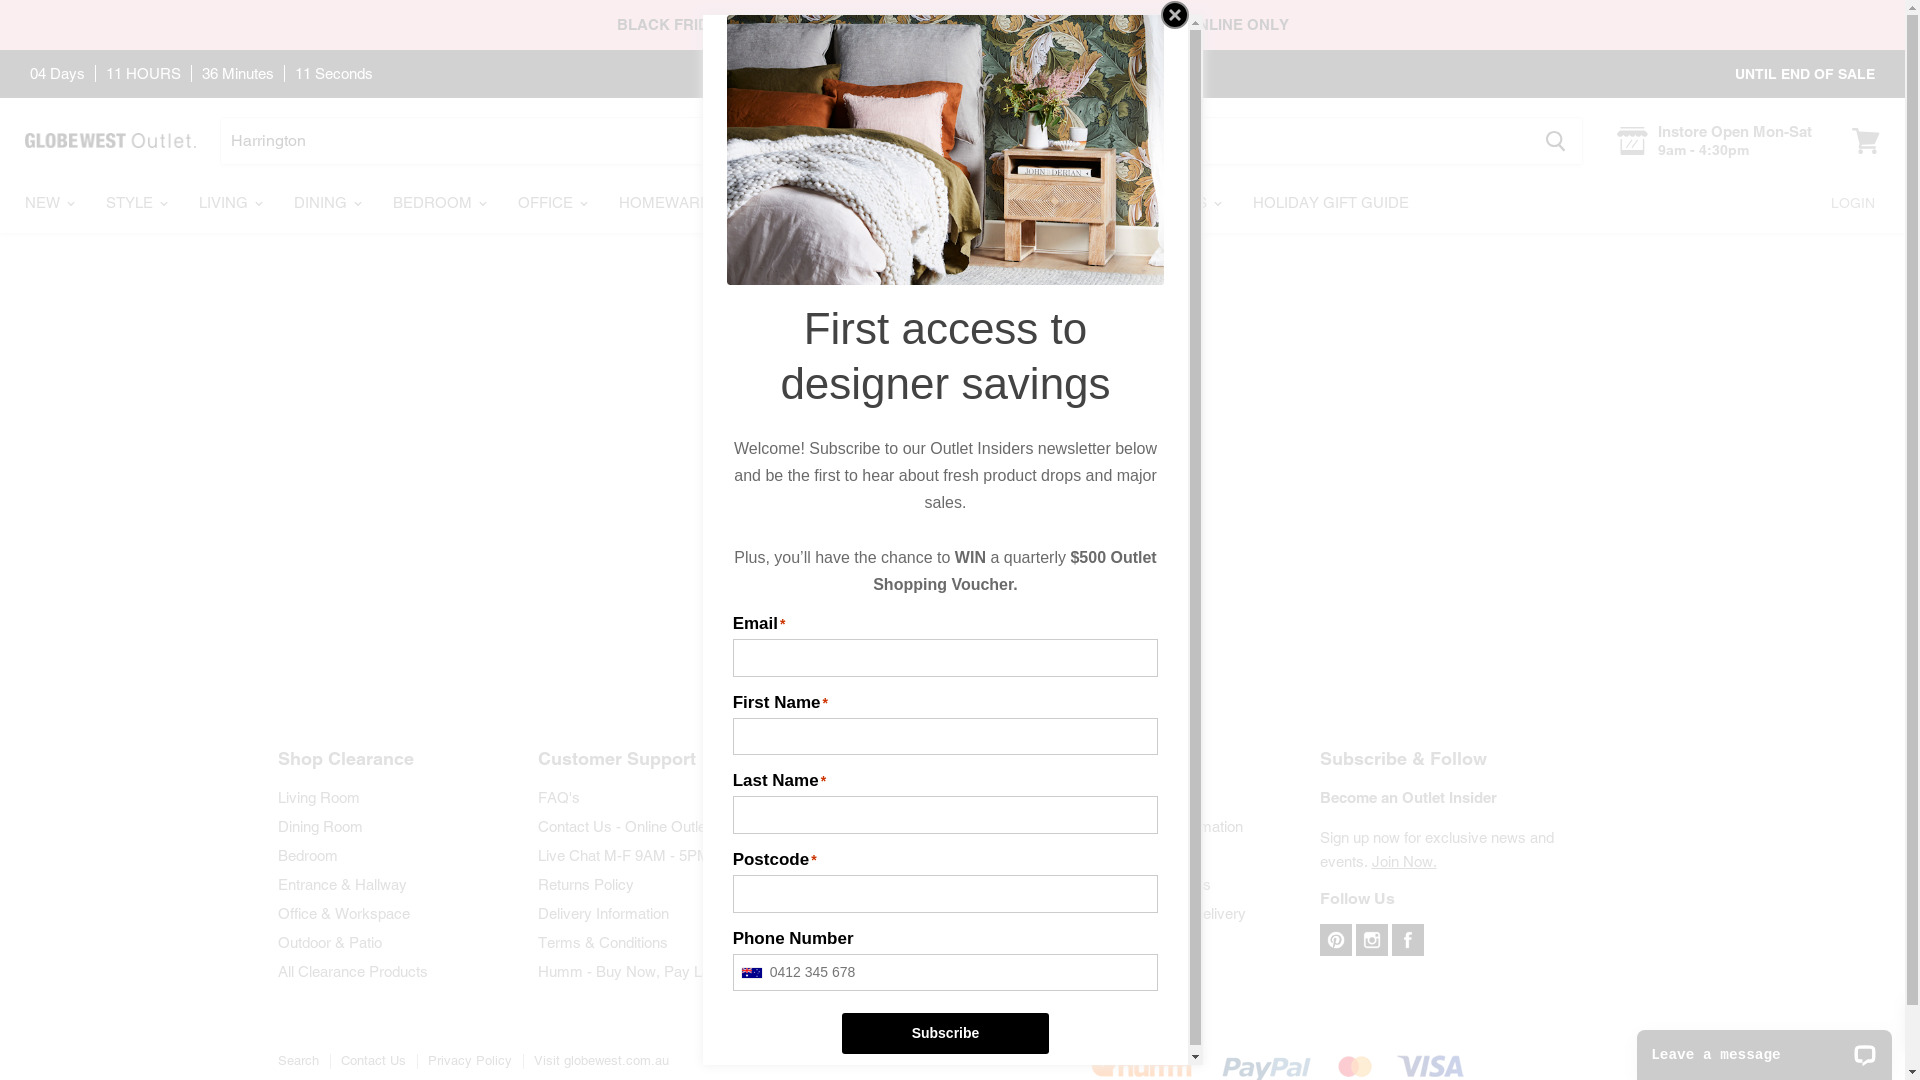  What do you see at coordinates (330, 942) in the screenshot?
I see `'Outdoor & Patio'` at bounding box center [330, 942].